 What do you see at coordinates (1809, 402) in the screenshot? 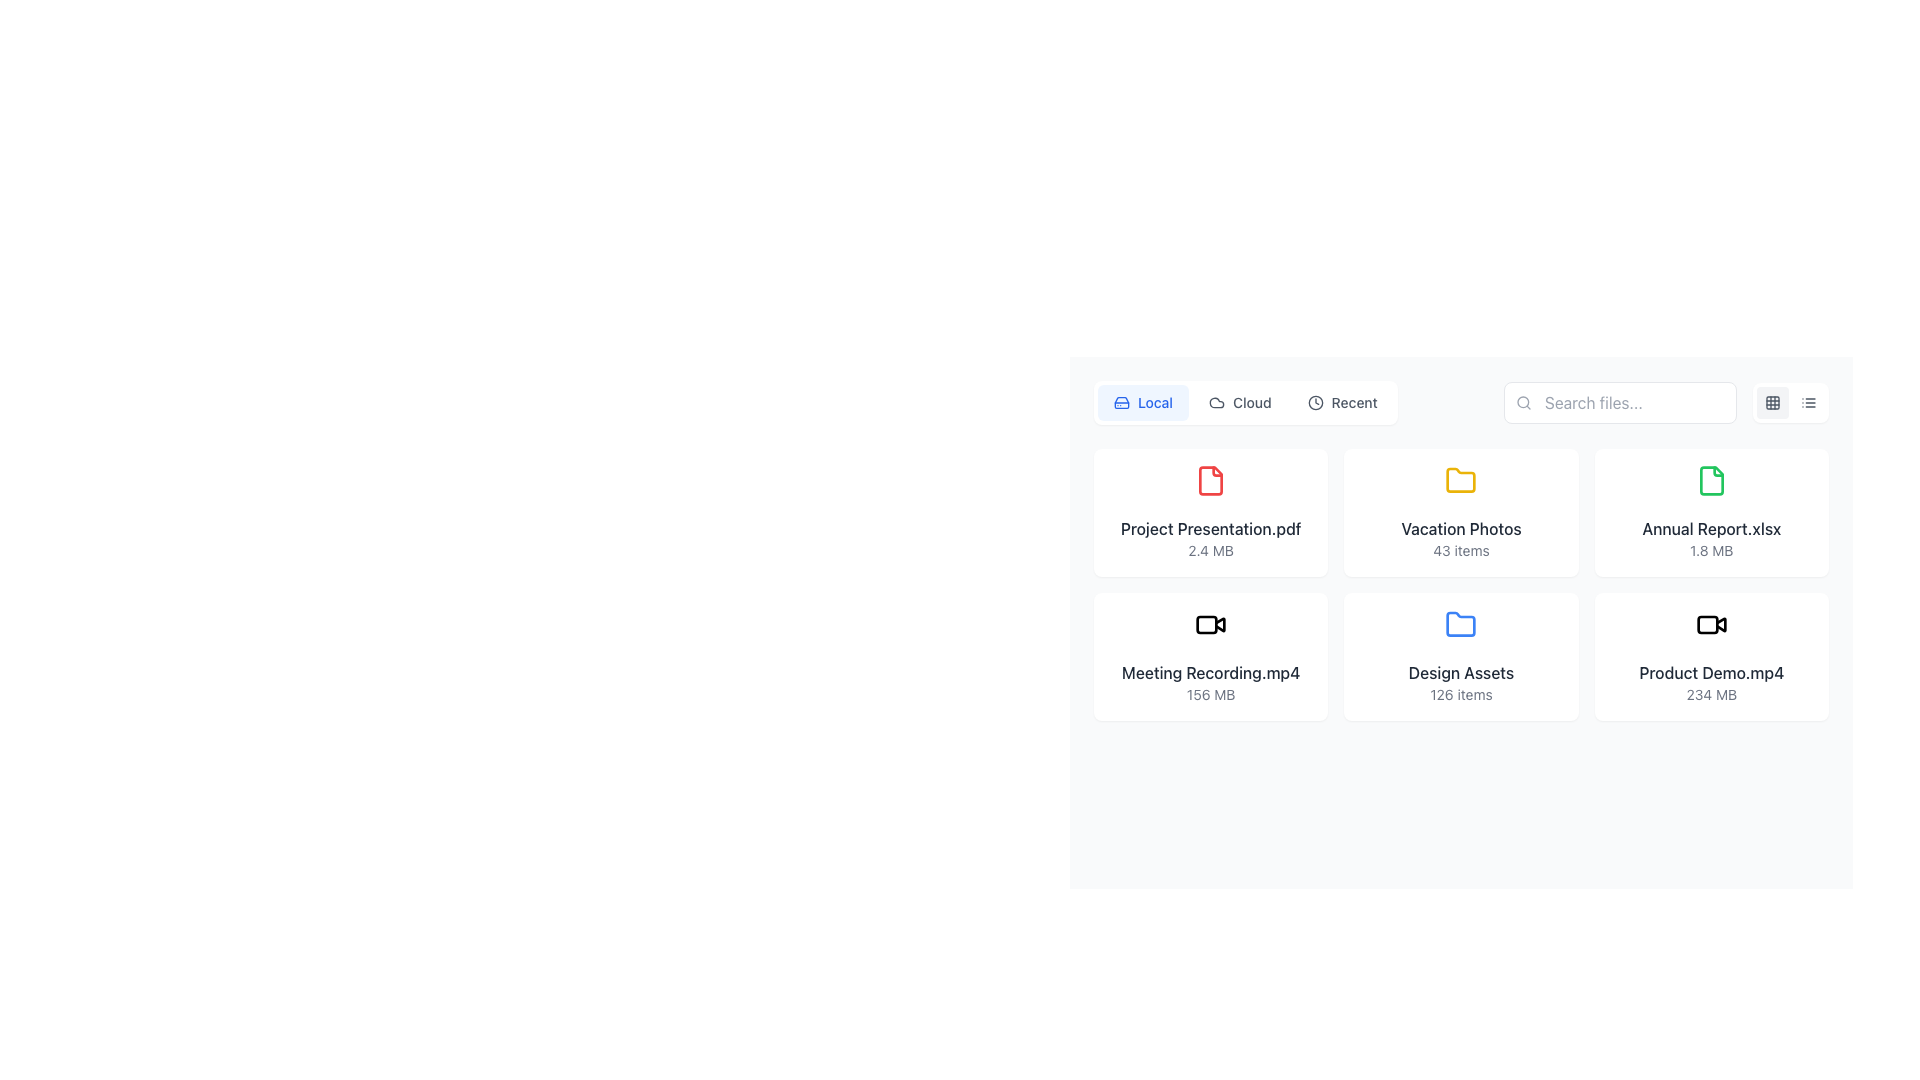
I see `the toggle button resembling a list layout, which is the second interactive option in the top-right corner of the interface` at bounding box center [1809, 402].